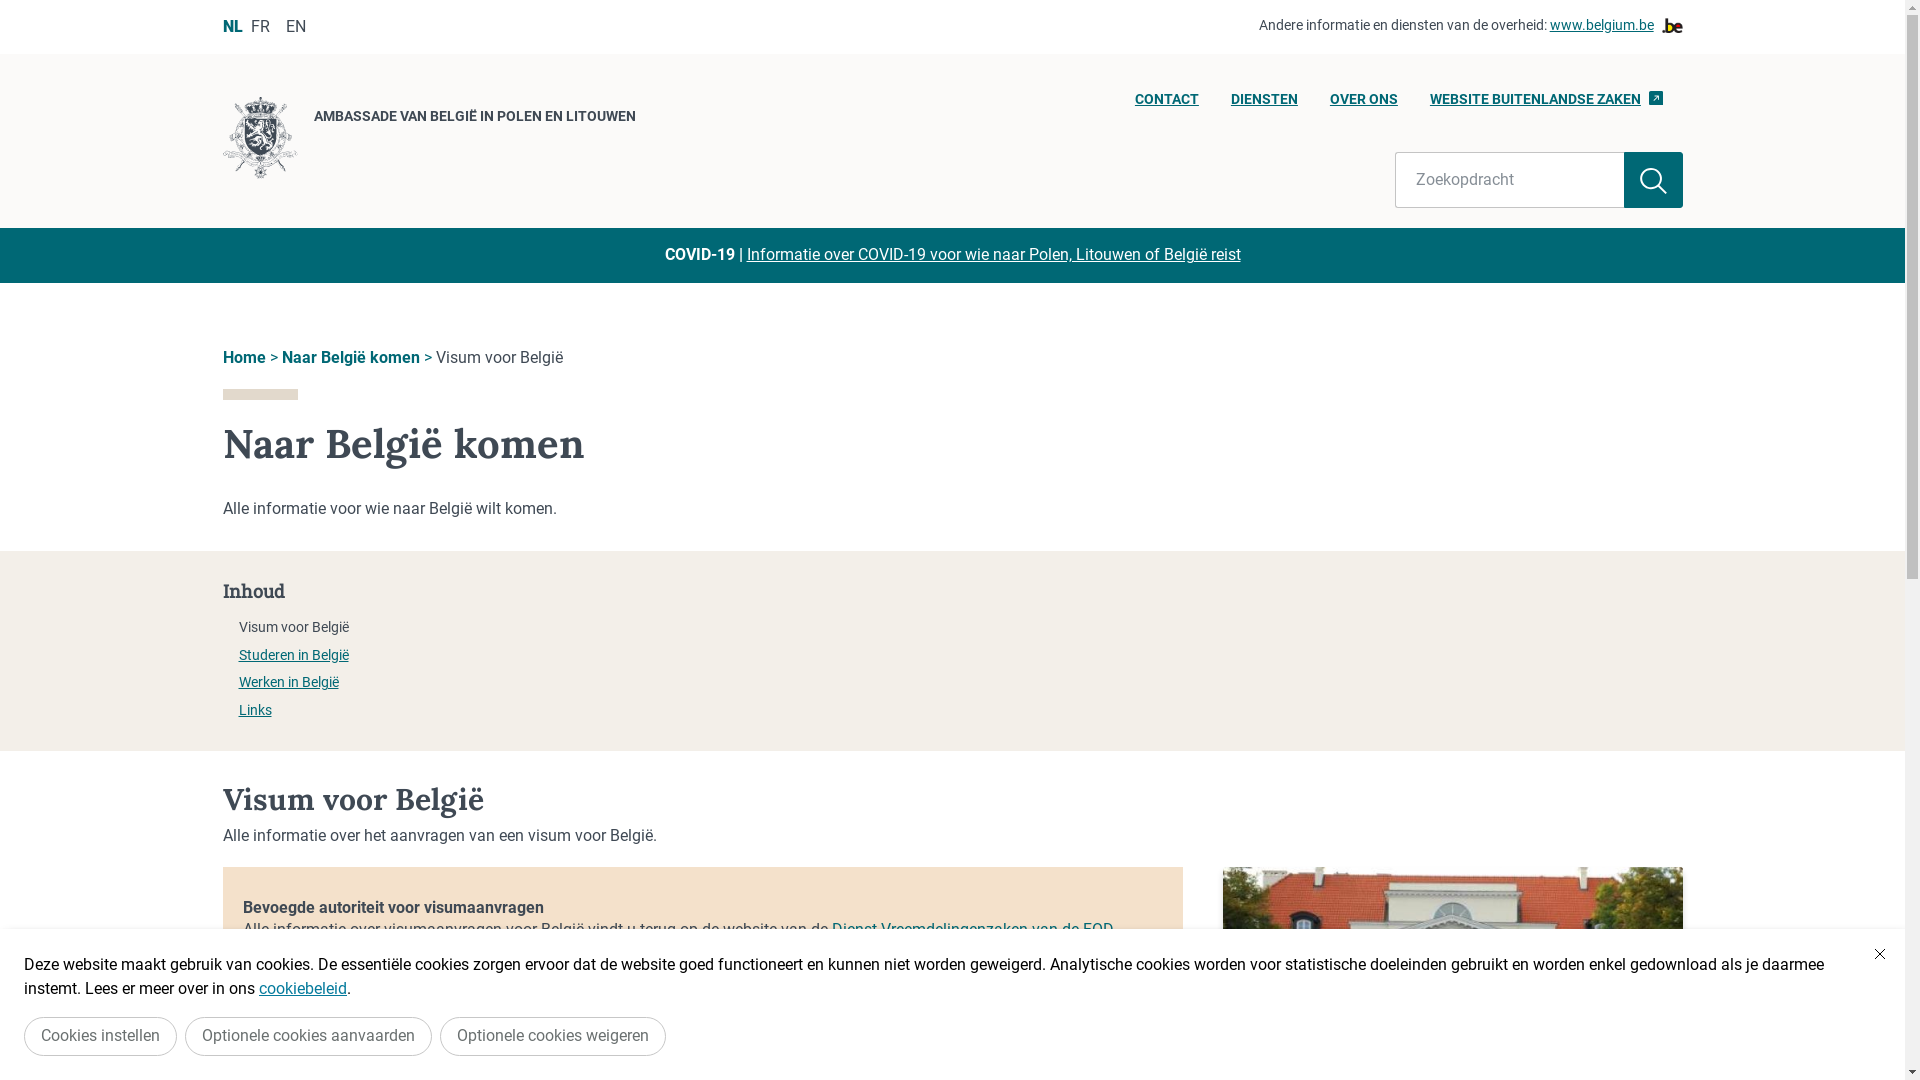  What do you see at coordinates (258, 987) in the screenshot?
I see `'cookiebeleid'` at bounding box center [258, 987].